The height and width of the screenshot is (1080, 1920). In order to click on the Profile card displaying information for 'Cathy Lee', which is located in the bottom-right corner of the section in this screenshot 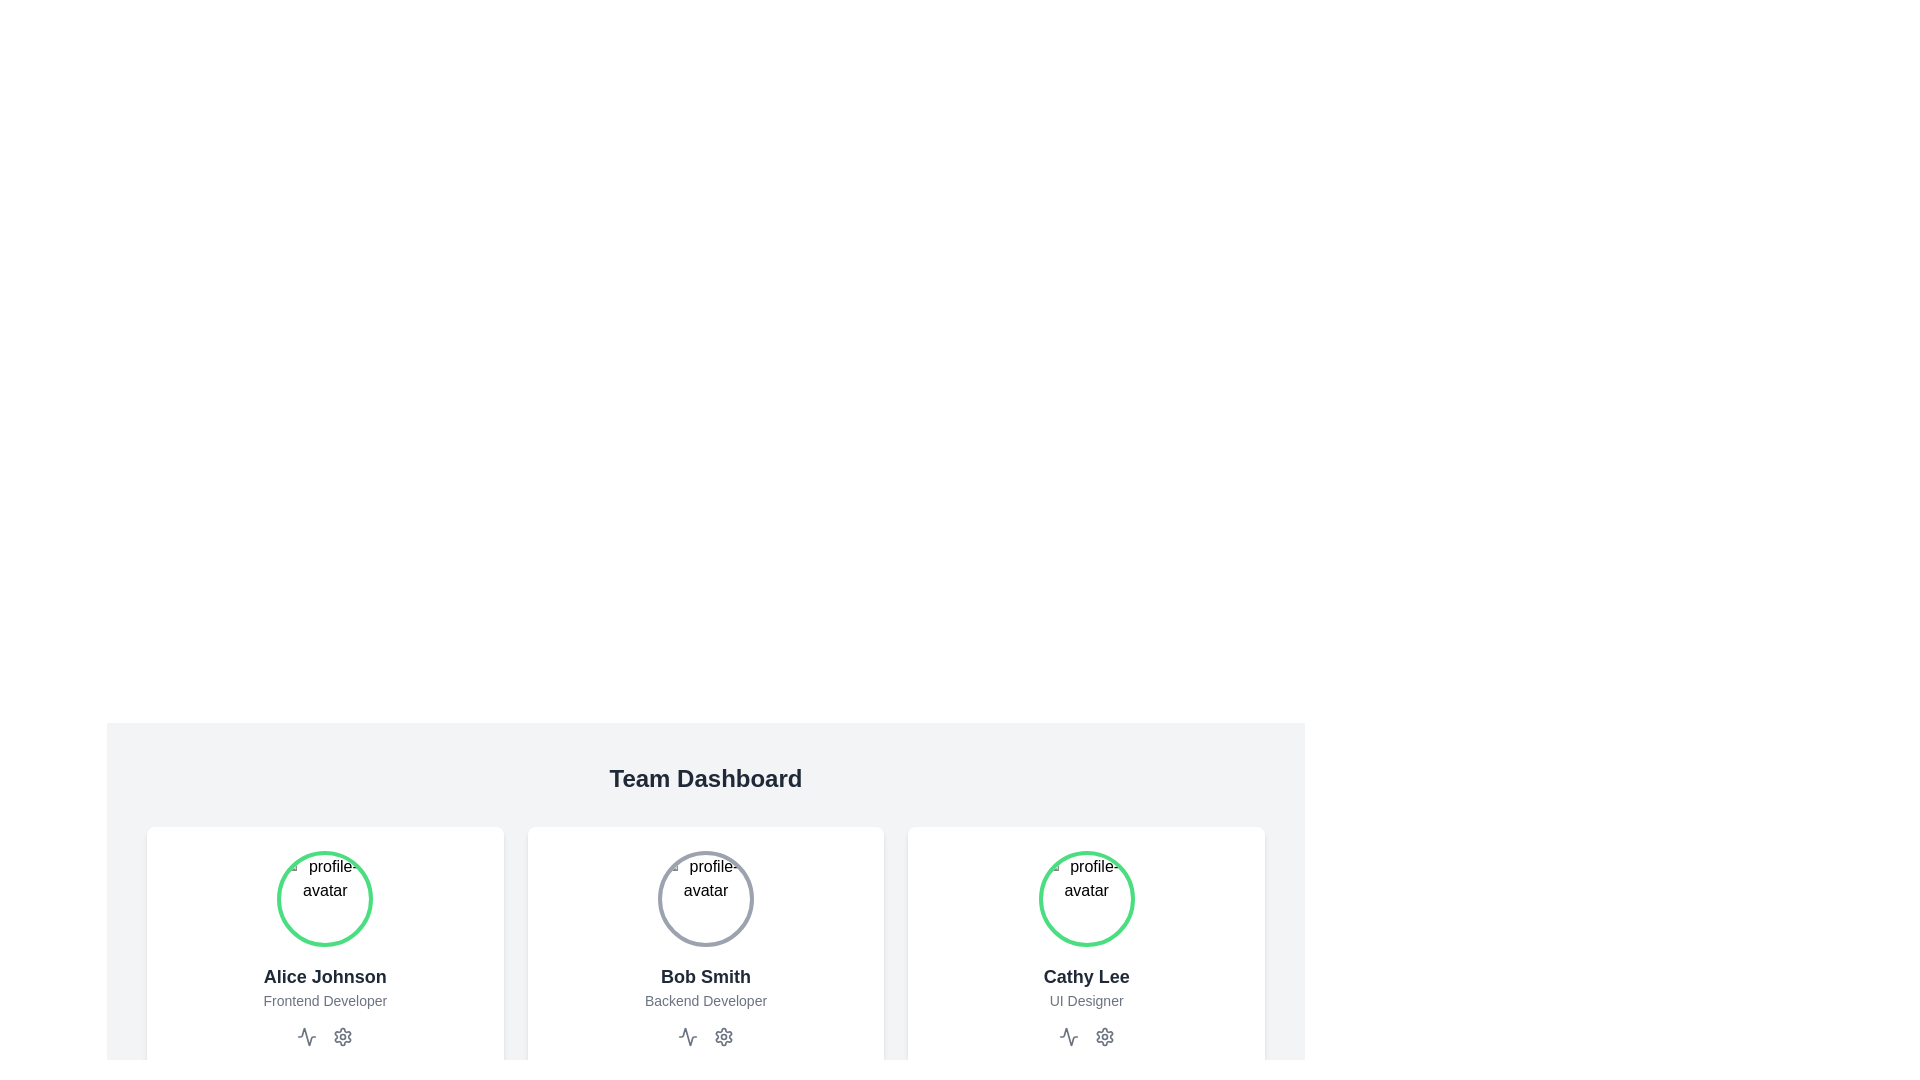, I will do `click(1085, 947)`.